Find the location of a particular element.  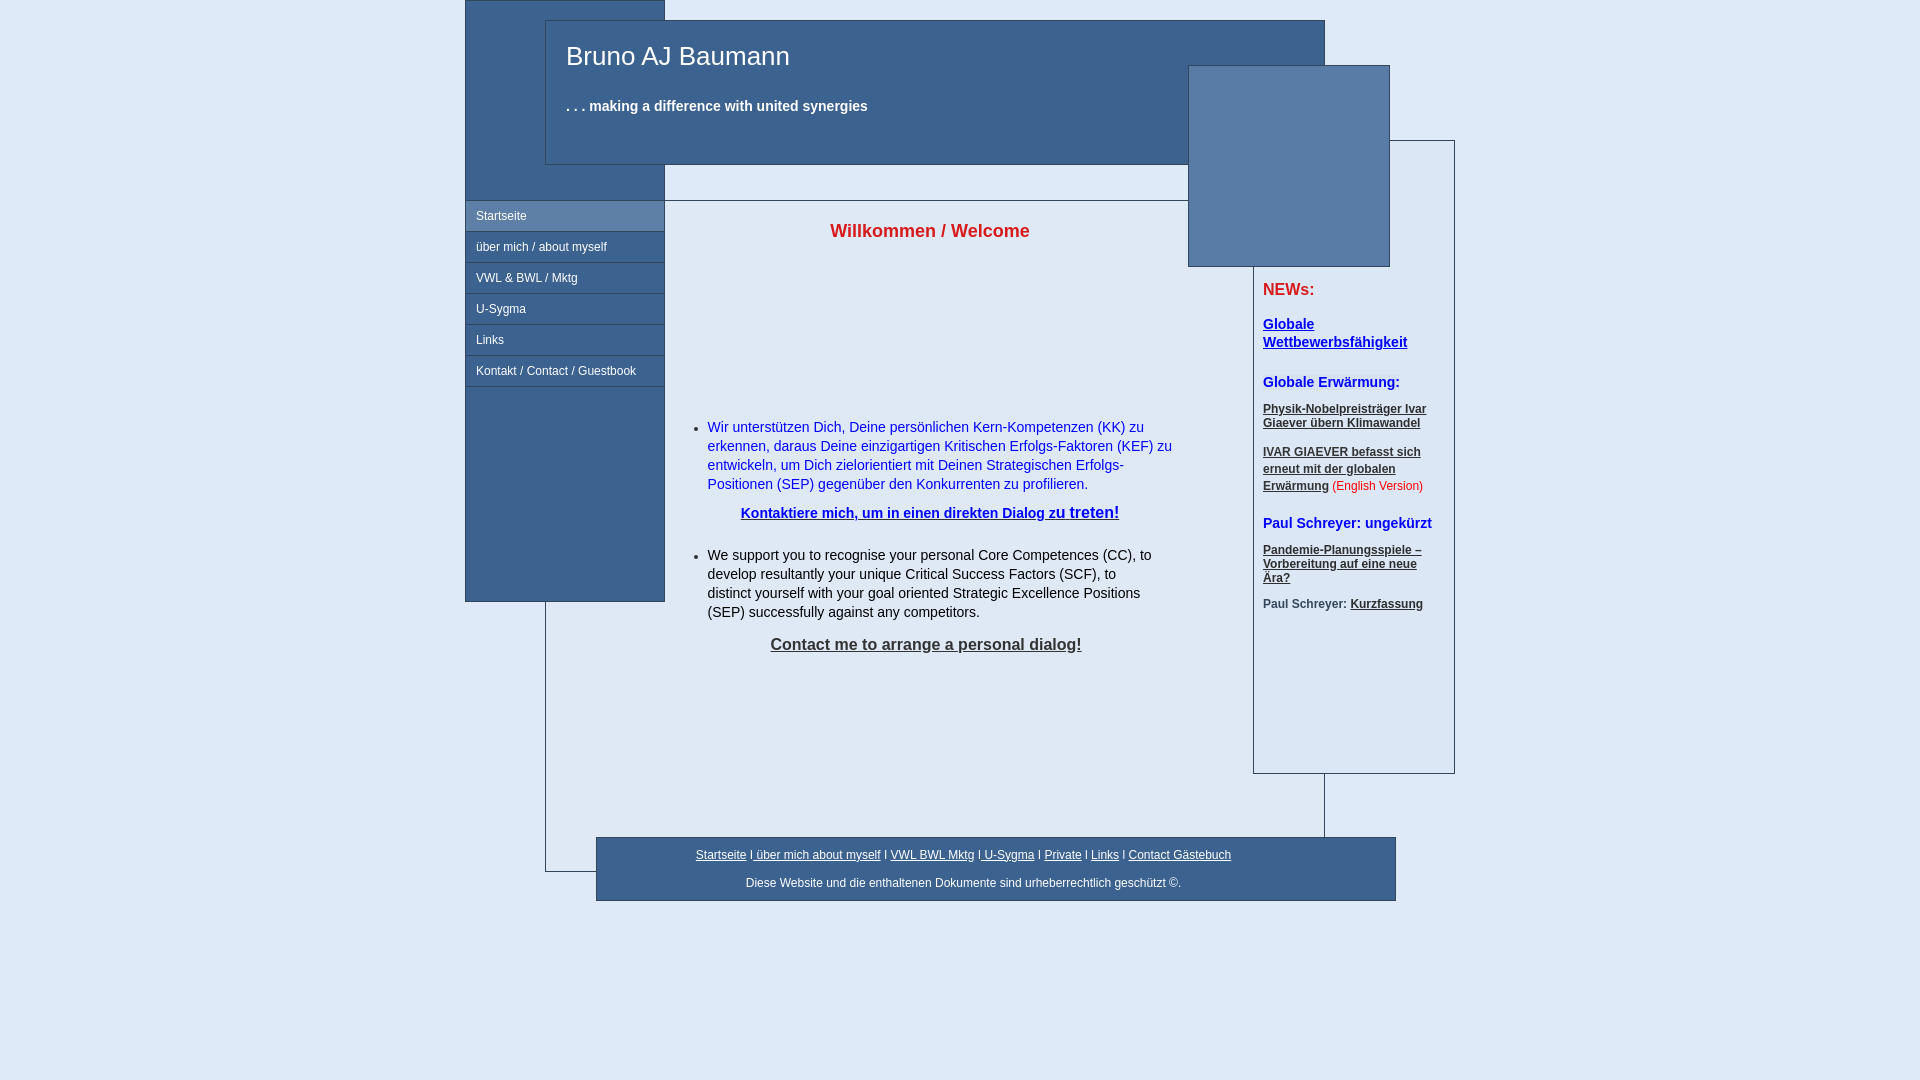

'VWL BWL Mktg' is located at coordinates (931, 855).